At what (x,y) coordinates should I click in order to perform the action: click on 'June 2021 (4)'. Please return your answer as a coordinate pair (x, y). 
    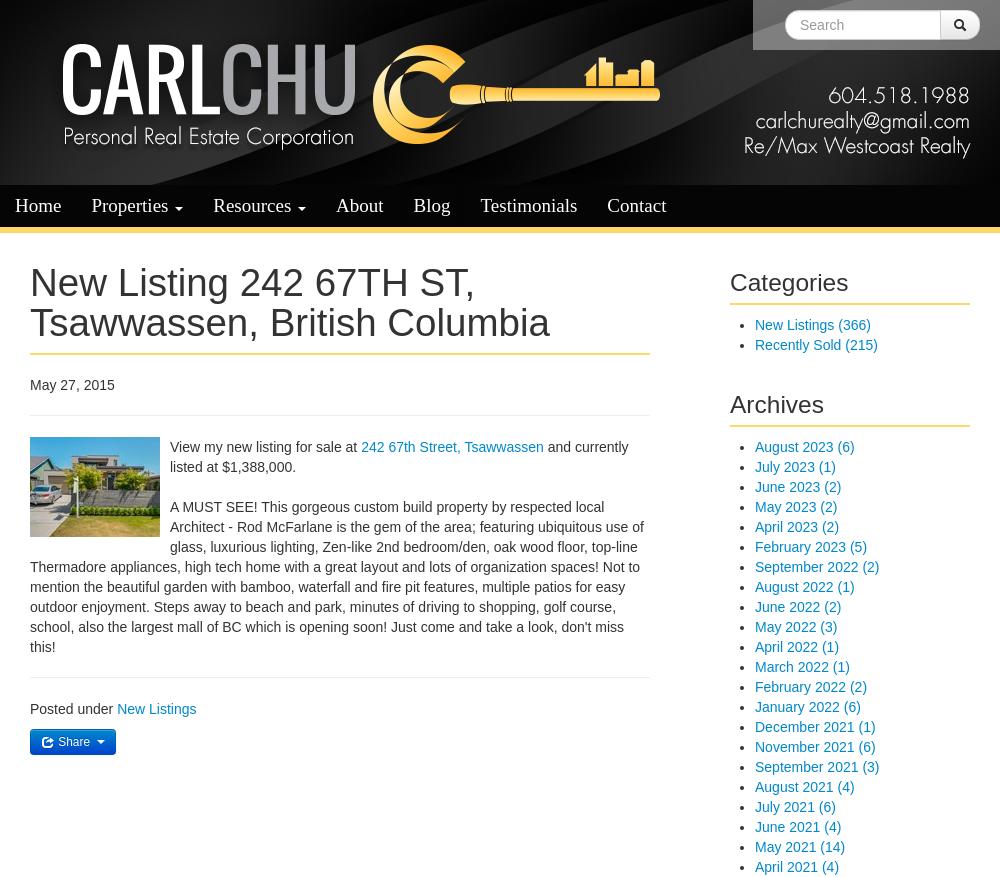
    Looking at the image, I should click on (798, 826).